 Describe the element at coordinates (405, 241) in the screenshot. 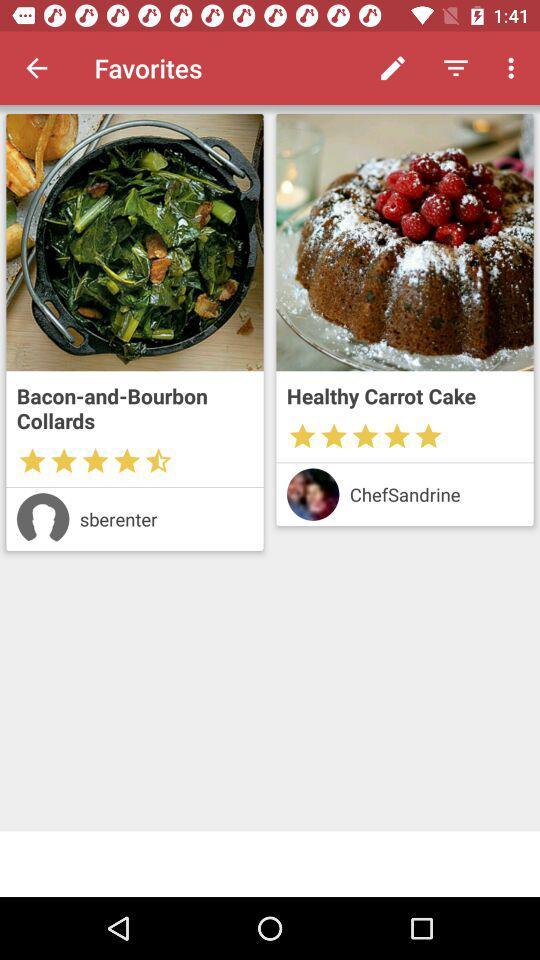

I see `open this recipe` at that location.